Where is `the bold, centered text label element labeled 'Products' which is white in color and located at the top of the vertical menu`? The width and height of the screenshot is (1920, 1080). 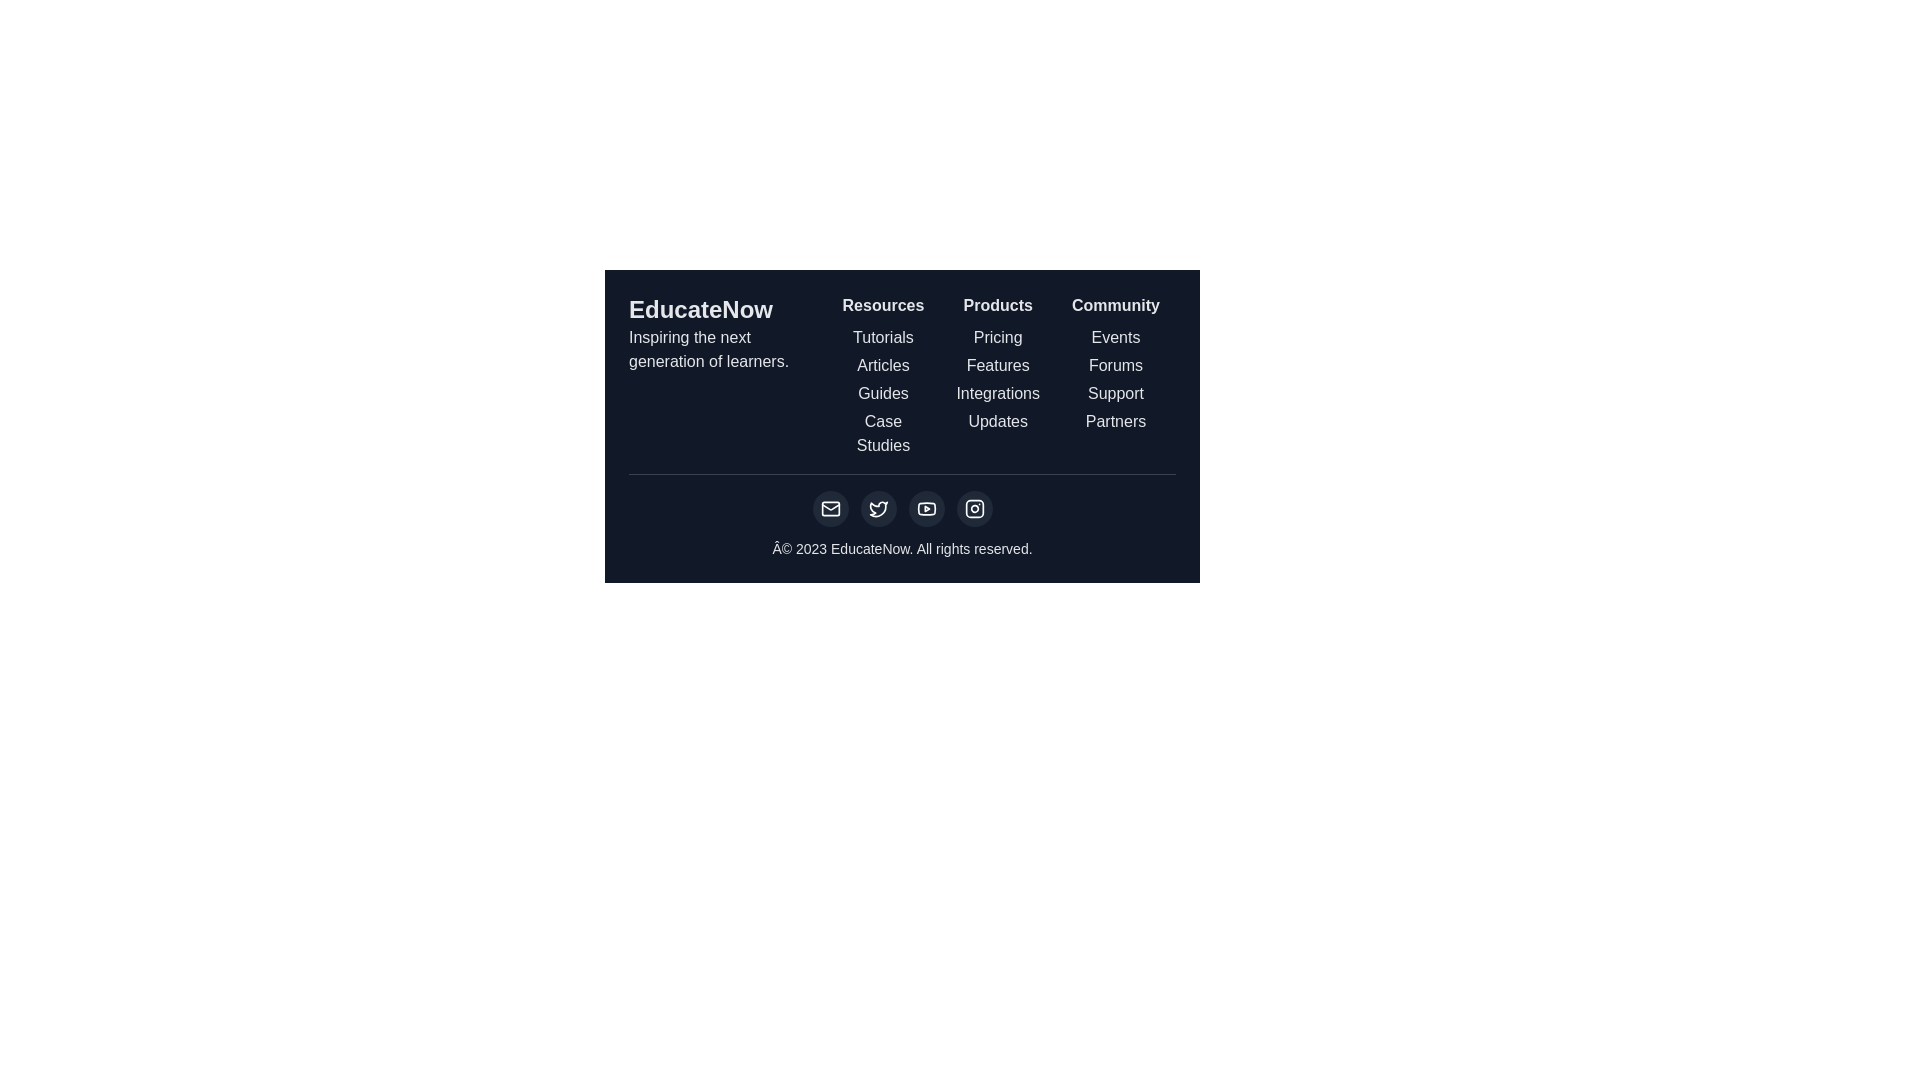
the bold, centered text label element labeled 'Products' which is white in color and located at the top of the vertical menu is located at coordinates (998, 305).